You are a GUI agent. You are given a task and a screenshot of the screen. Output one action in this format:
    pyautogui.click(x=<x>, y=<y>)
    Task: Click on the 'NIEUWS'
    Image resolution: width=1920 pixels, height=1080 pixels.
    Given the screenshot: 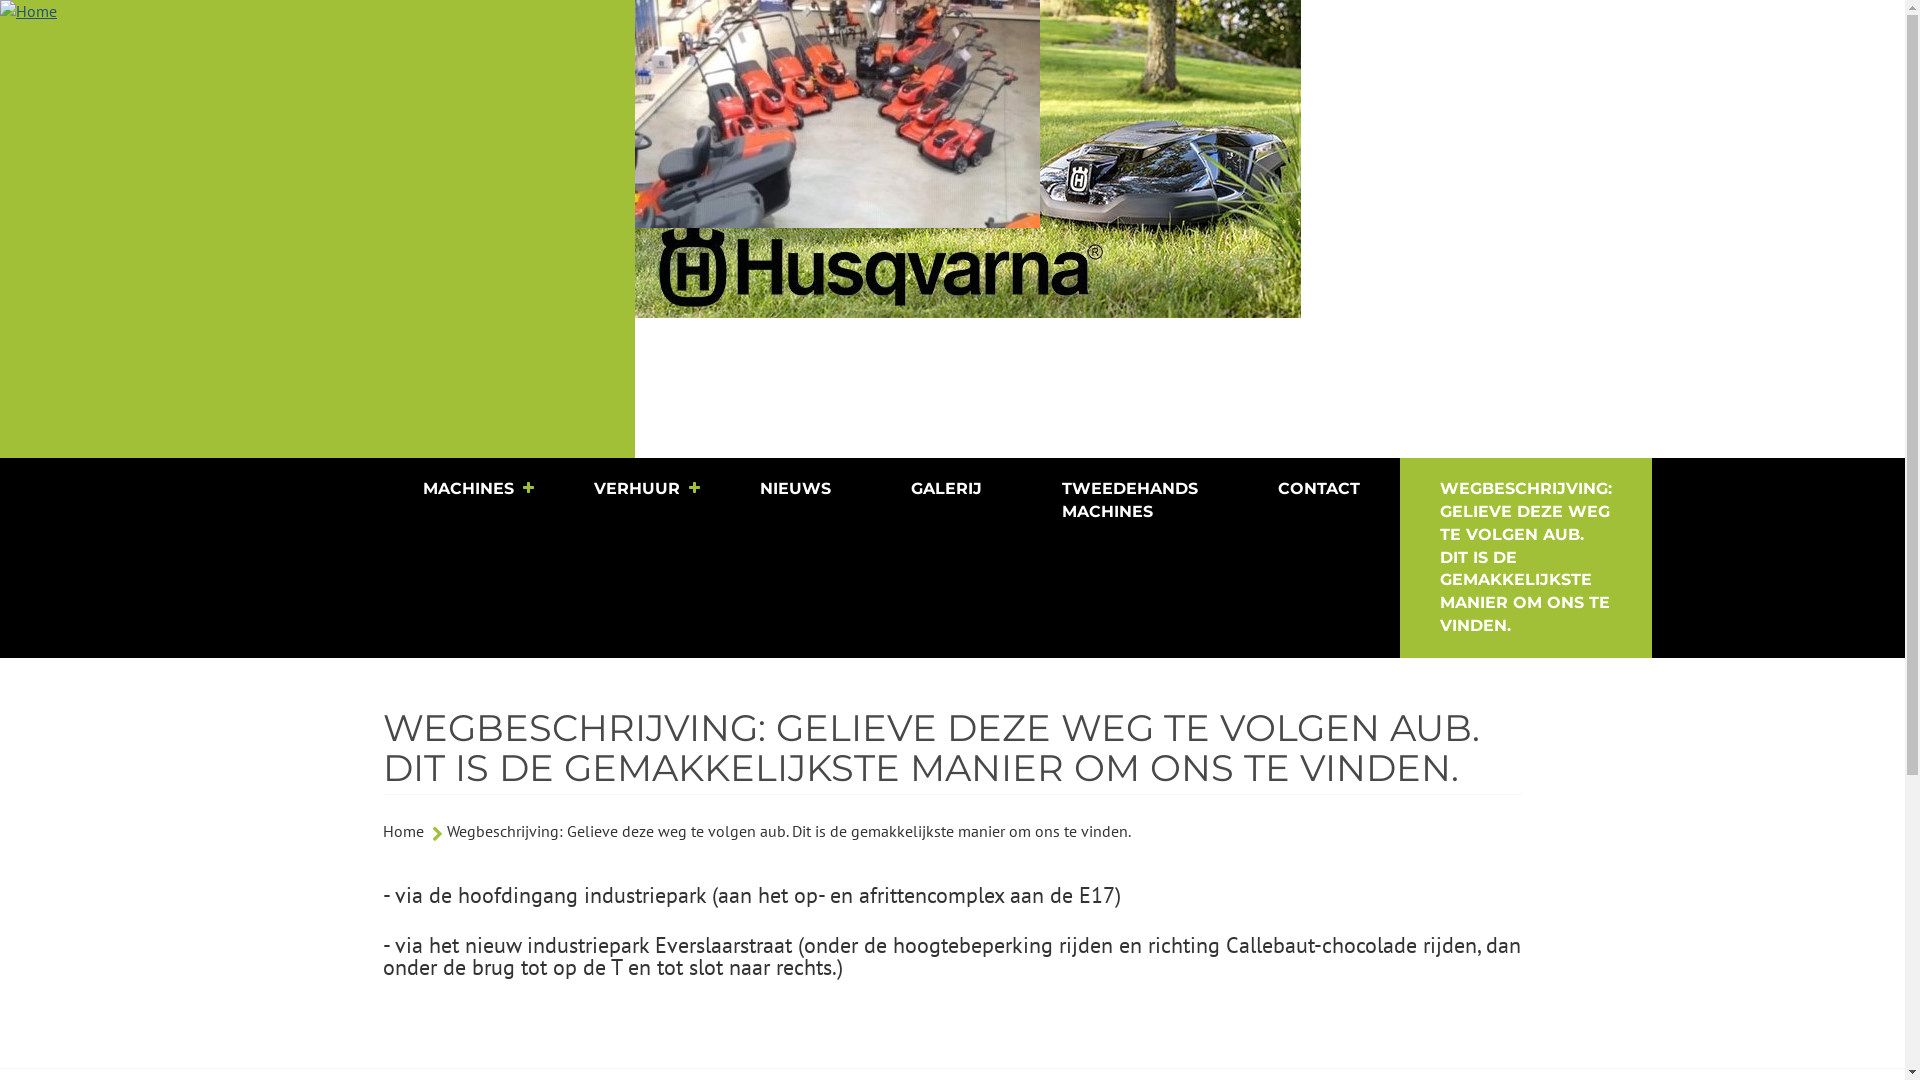 What is the action you would take?
    pyautogui.click(x=794, y=489)
    